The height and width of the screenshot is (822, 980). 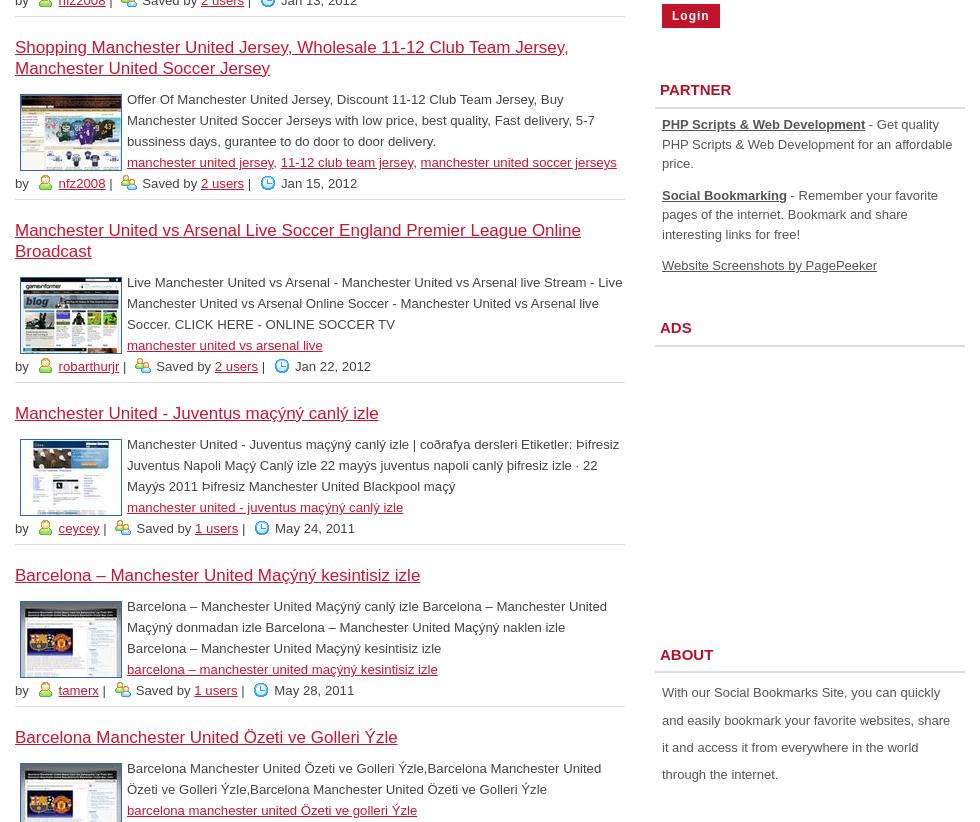 What do you see at coordinates (367, 627) in the screenshot?
I see `'Barcelona – Manchester United Maçýný canlý izle Barcelona – Manchester United Maçýný donmadan izle Barcelona – Manchester United Maçýný naklen izle Barcelona – Manchester United Maçýný kesintisiz izle'` at bounding box center [367, 627].